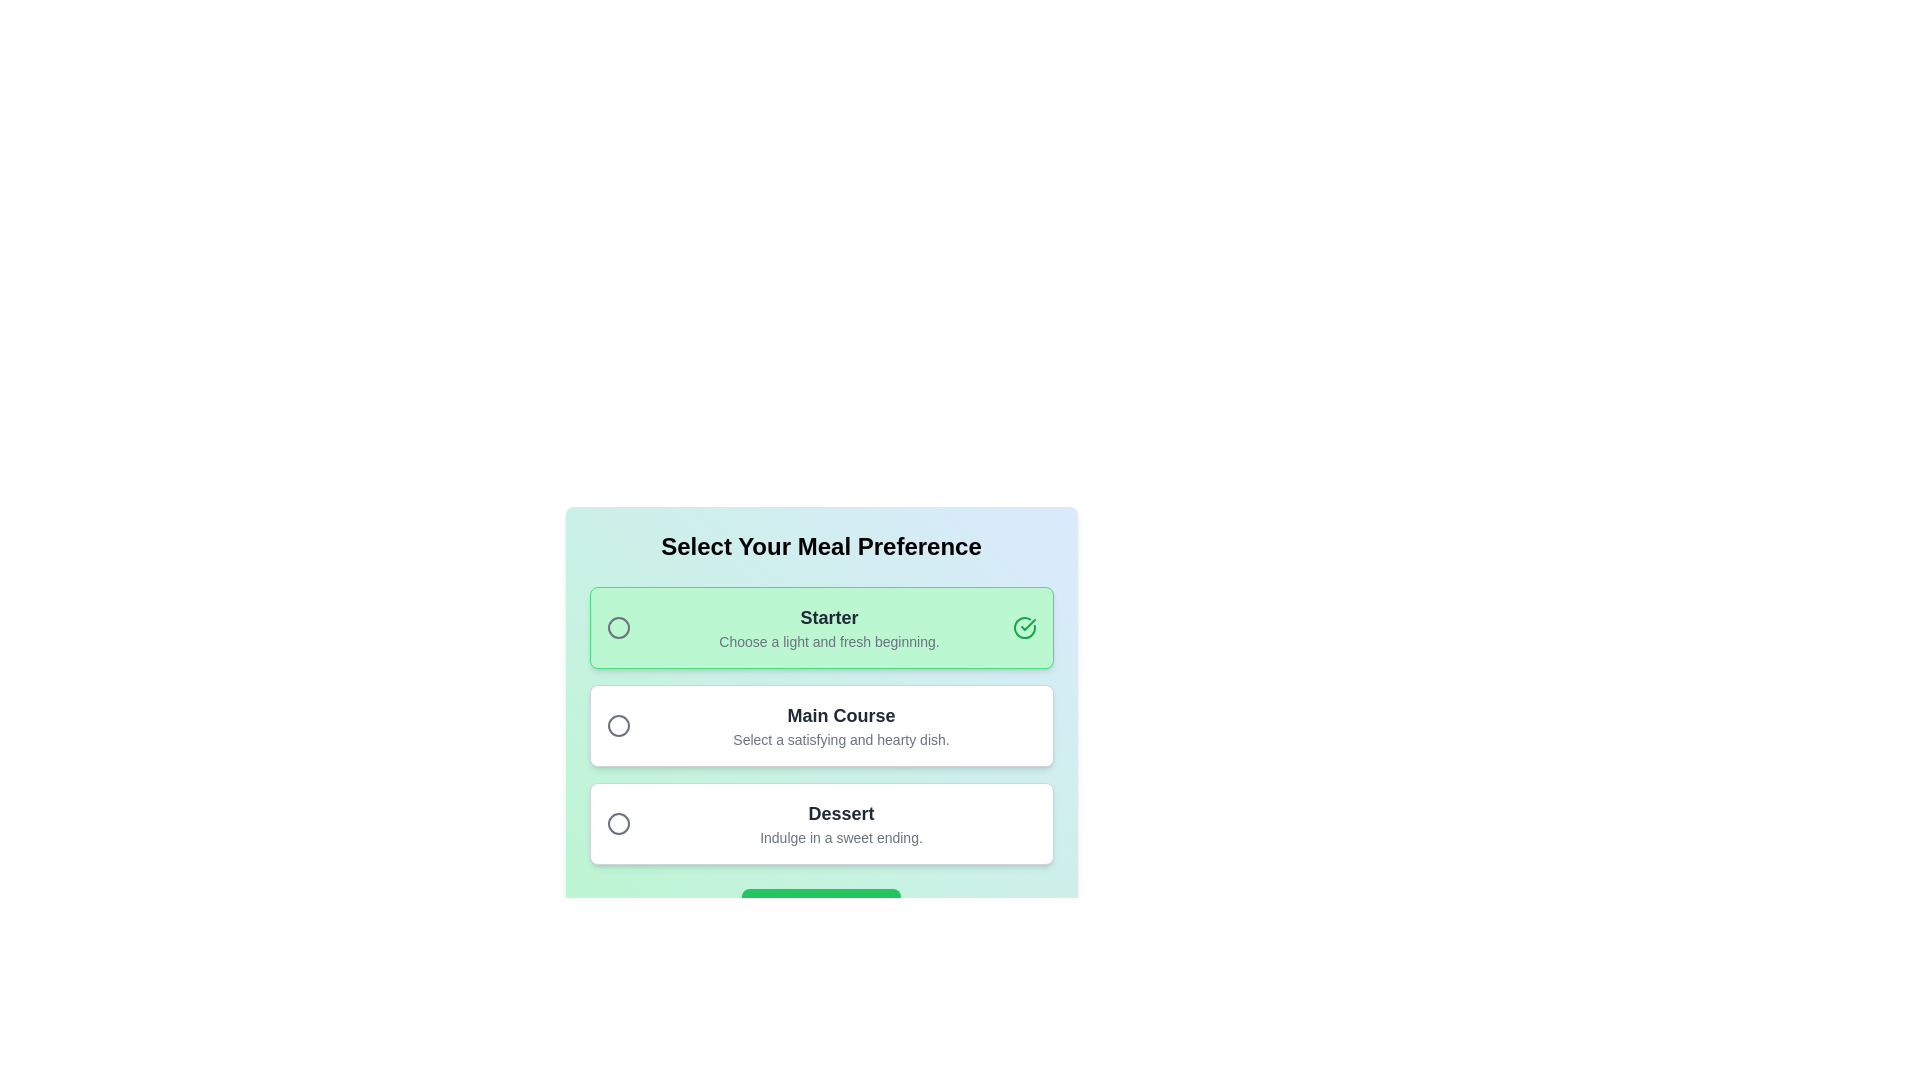 This screenshot has height=1080, width=1920. What do you see at coordinates (821, 909) in the screenshot?
I see `the confirmation button located at the bottom of the 'Select Your Meal Preference' panel` at bounding box center [821, 909].